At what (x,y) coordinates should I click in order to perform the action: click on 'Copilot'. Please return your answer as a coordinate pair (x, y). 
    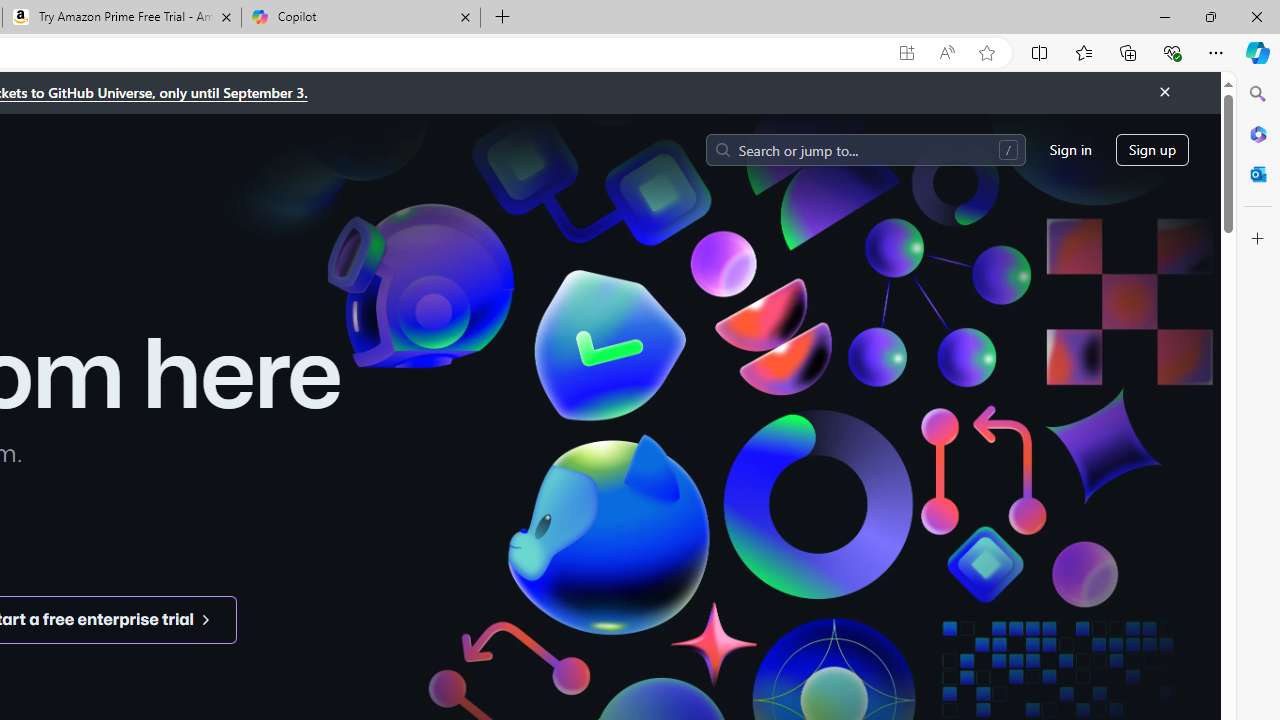
    Looking at the image, I should click on (360, 17).